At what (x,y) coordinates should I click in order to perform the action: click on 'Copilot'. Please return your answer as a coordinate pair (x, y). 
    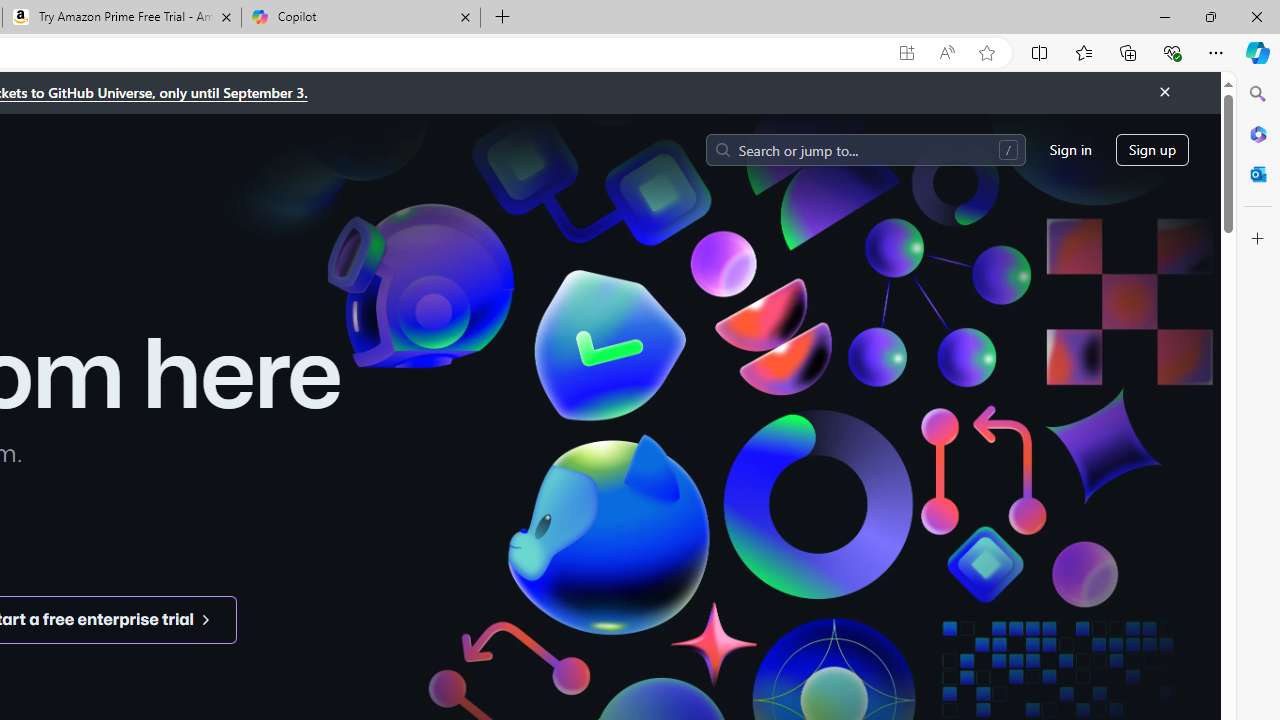
    Looking at the image, I should click on (360, 17).